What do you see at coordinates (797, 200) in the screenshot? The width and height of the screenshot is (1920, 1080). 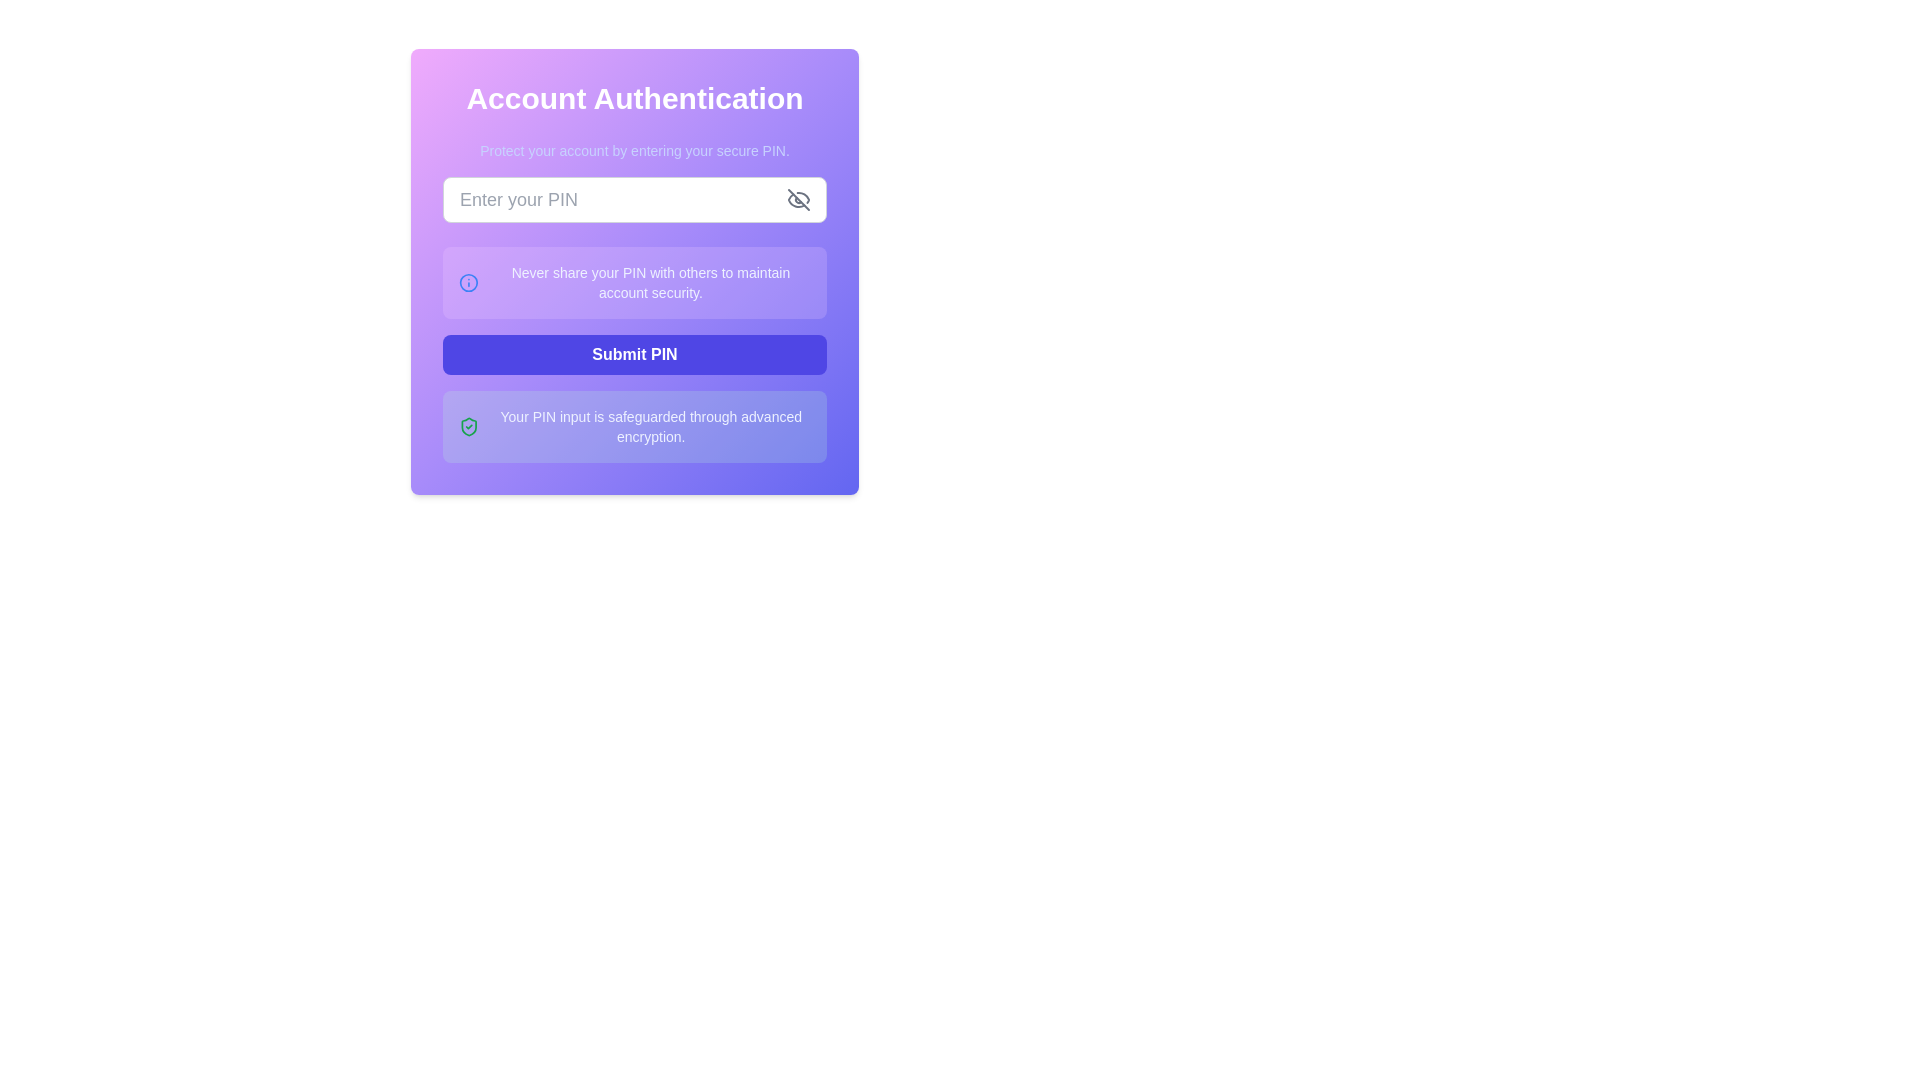 I see `the icon button to the right of the 'Enter your PIN' input field` at bounding box center [797, 200].